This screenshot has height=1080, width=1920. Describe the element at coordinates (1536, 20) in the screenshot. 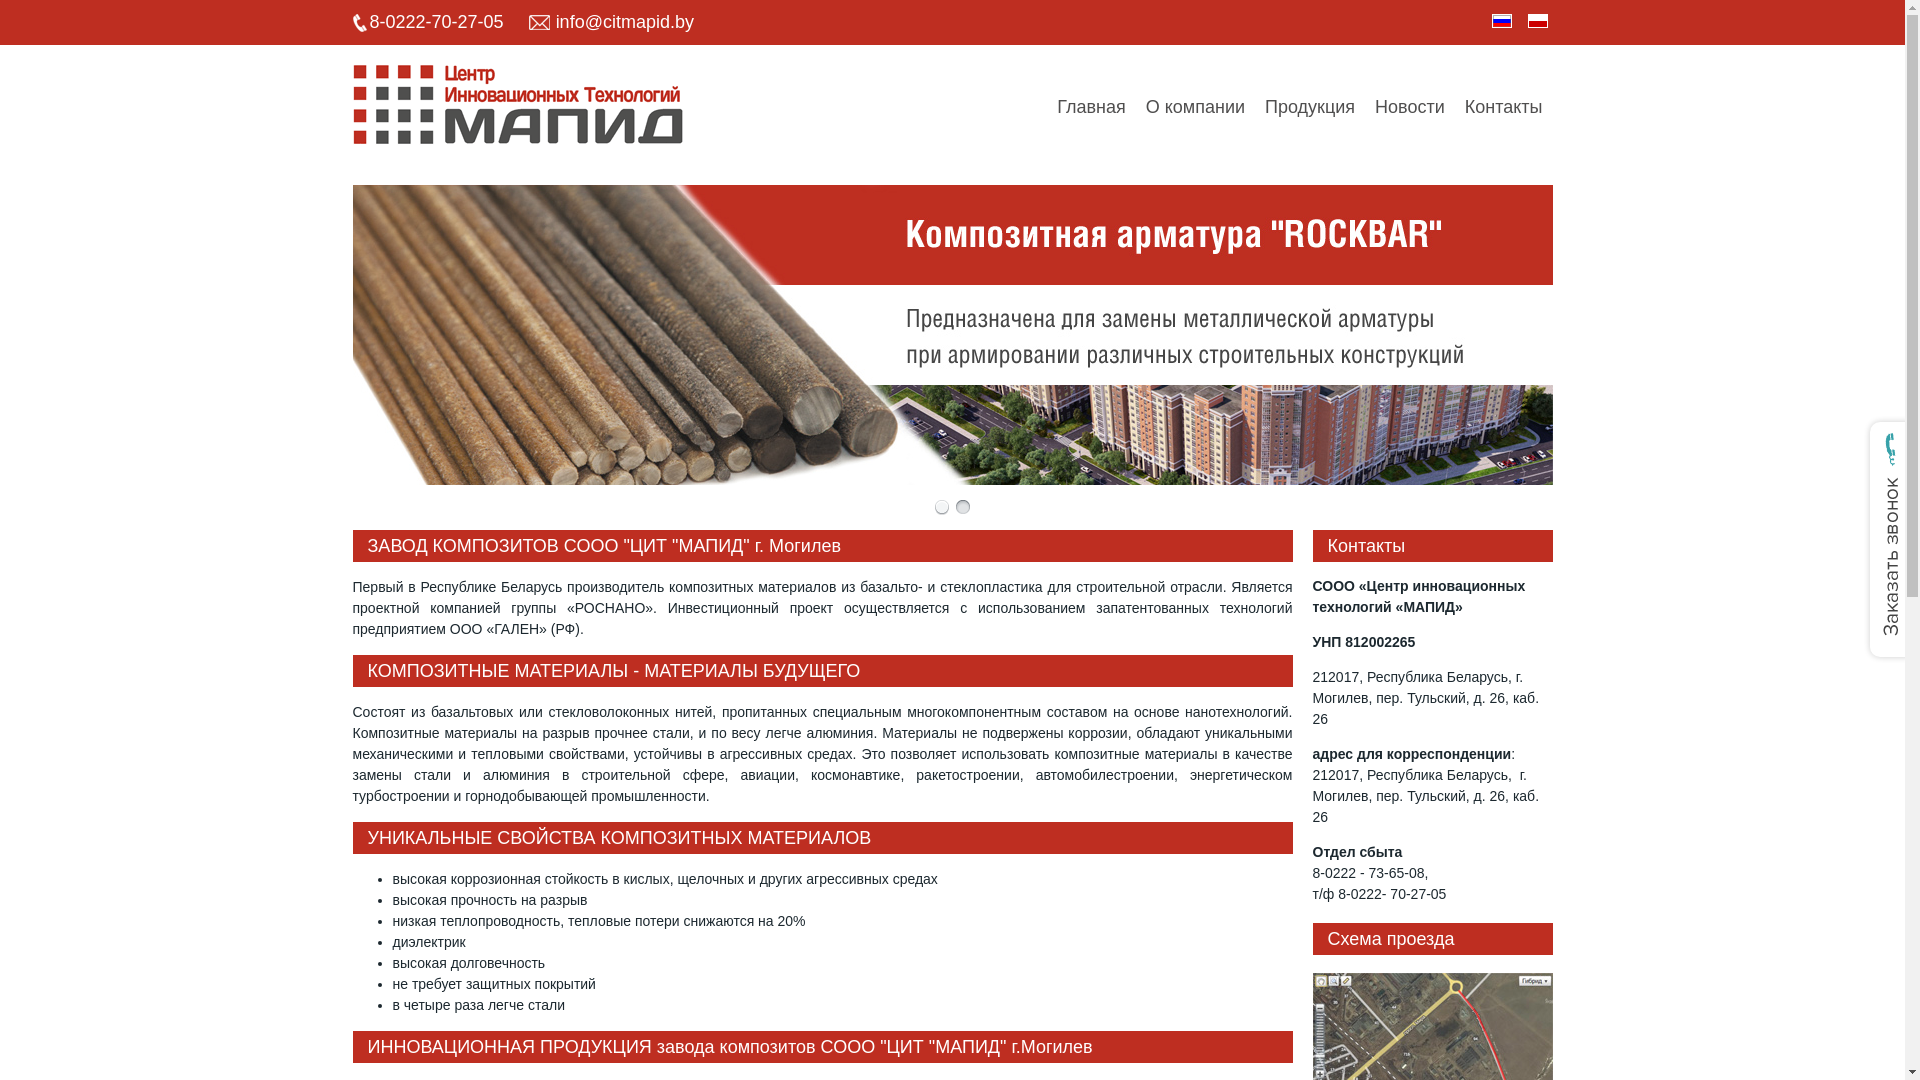

I see `'Polish'` at that location.